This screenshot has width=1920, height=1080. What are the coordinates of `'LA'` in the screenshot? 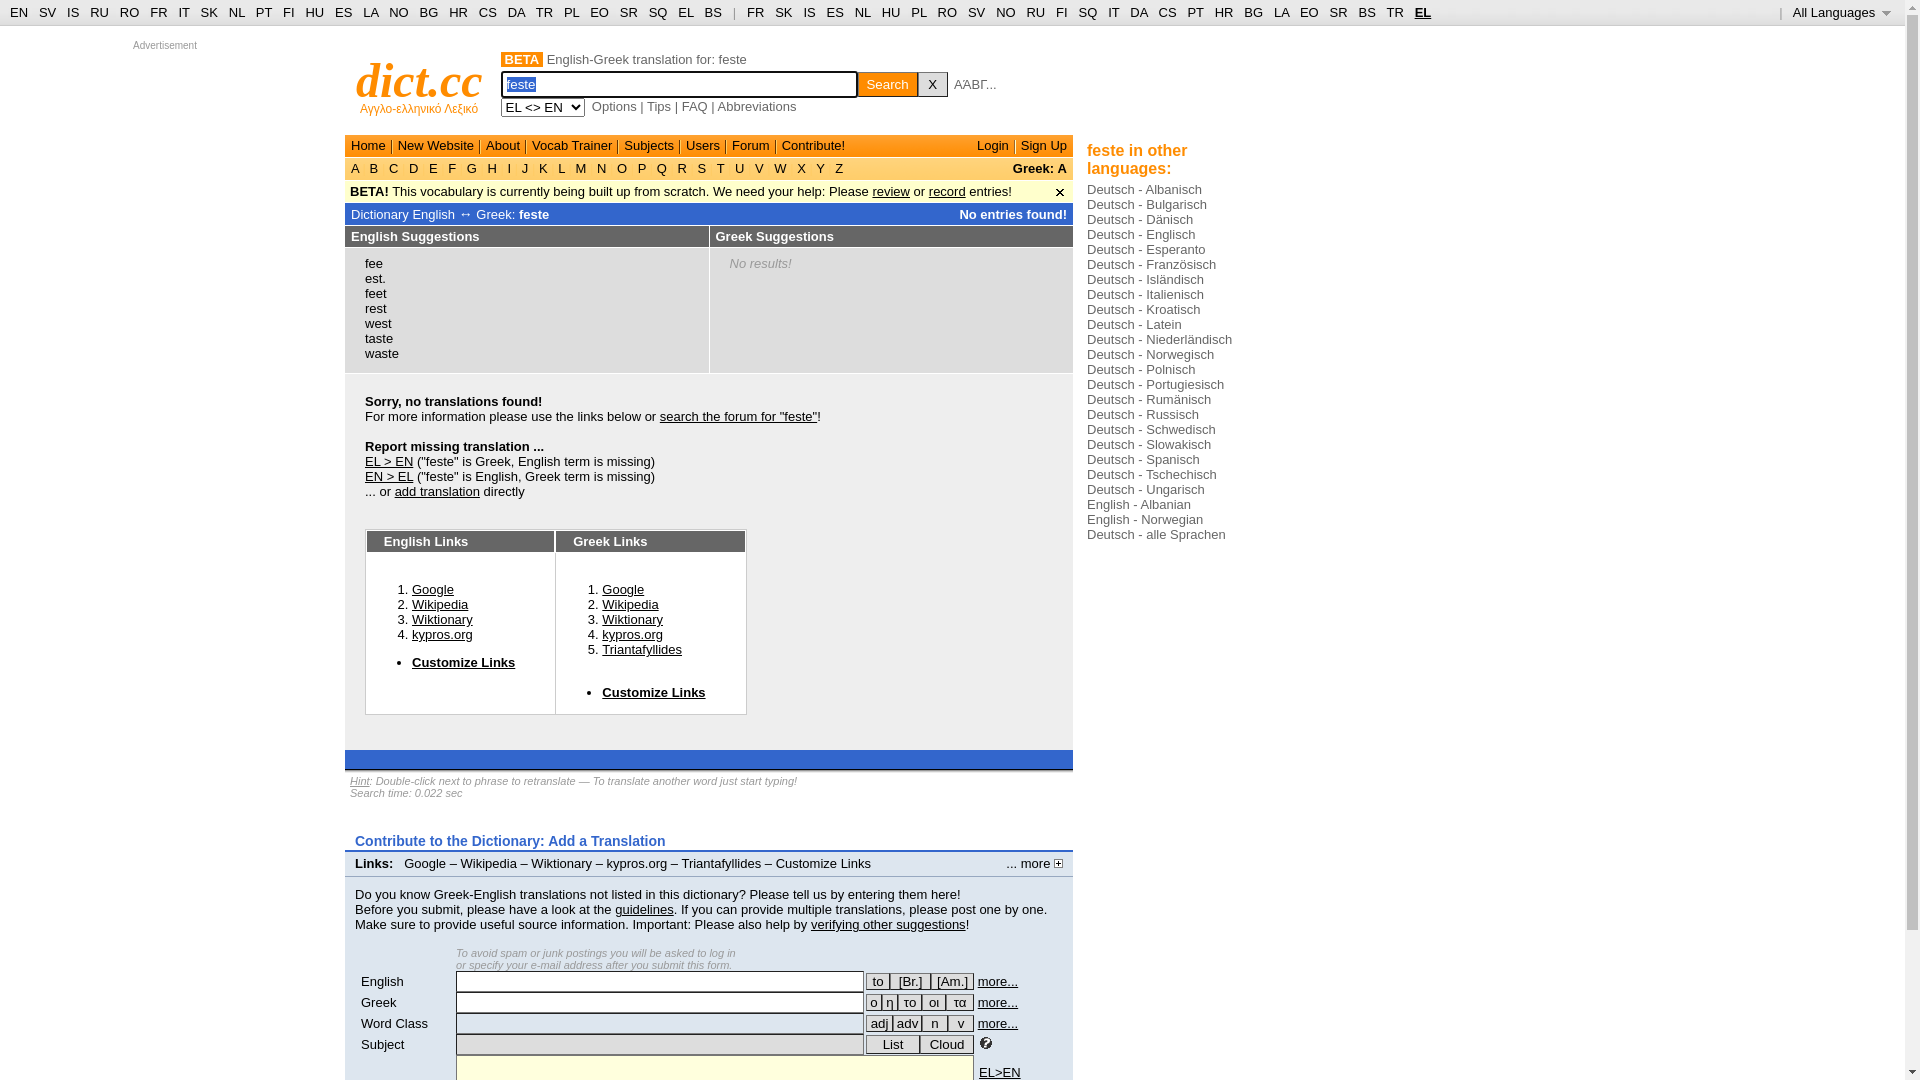 It's located at (363, 12).